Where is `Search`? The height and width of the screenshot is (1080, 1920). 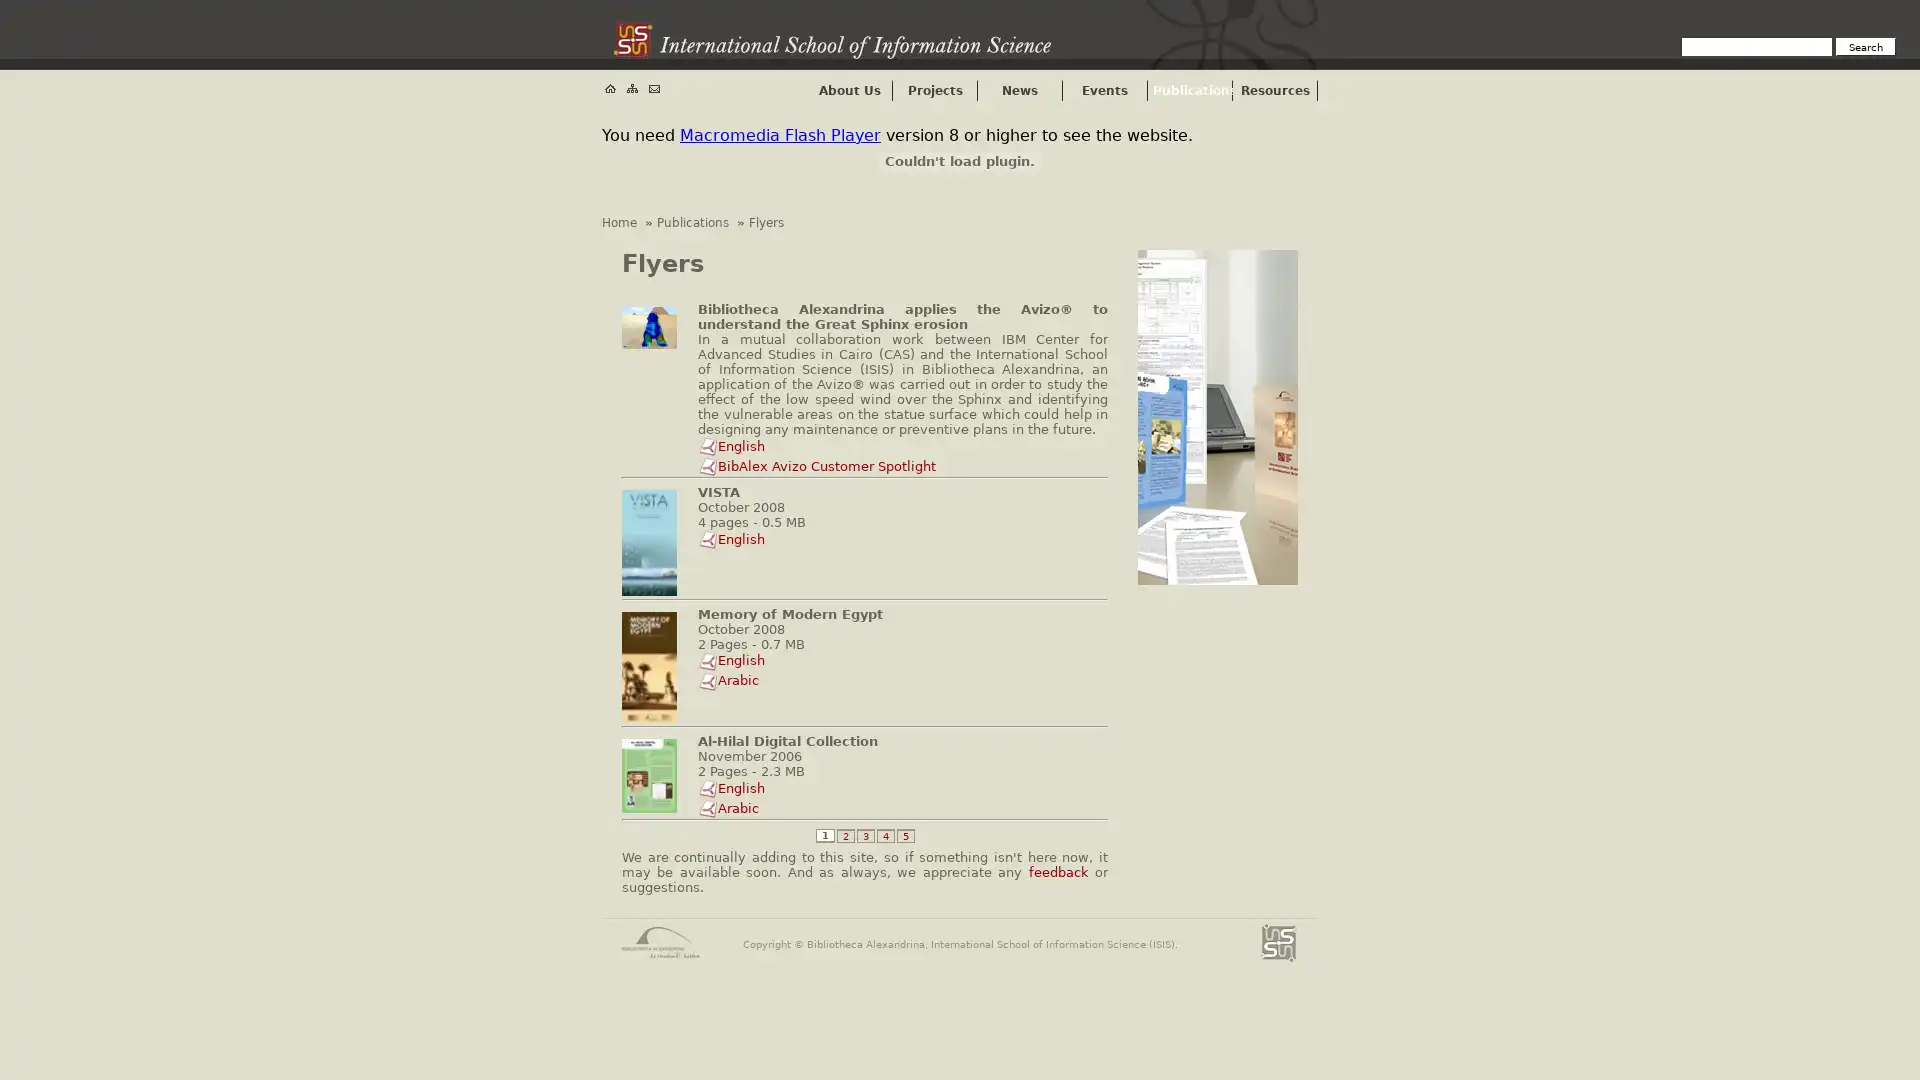 Search is located at coordinates (1865, 45).